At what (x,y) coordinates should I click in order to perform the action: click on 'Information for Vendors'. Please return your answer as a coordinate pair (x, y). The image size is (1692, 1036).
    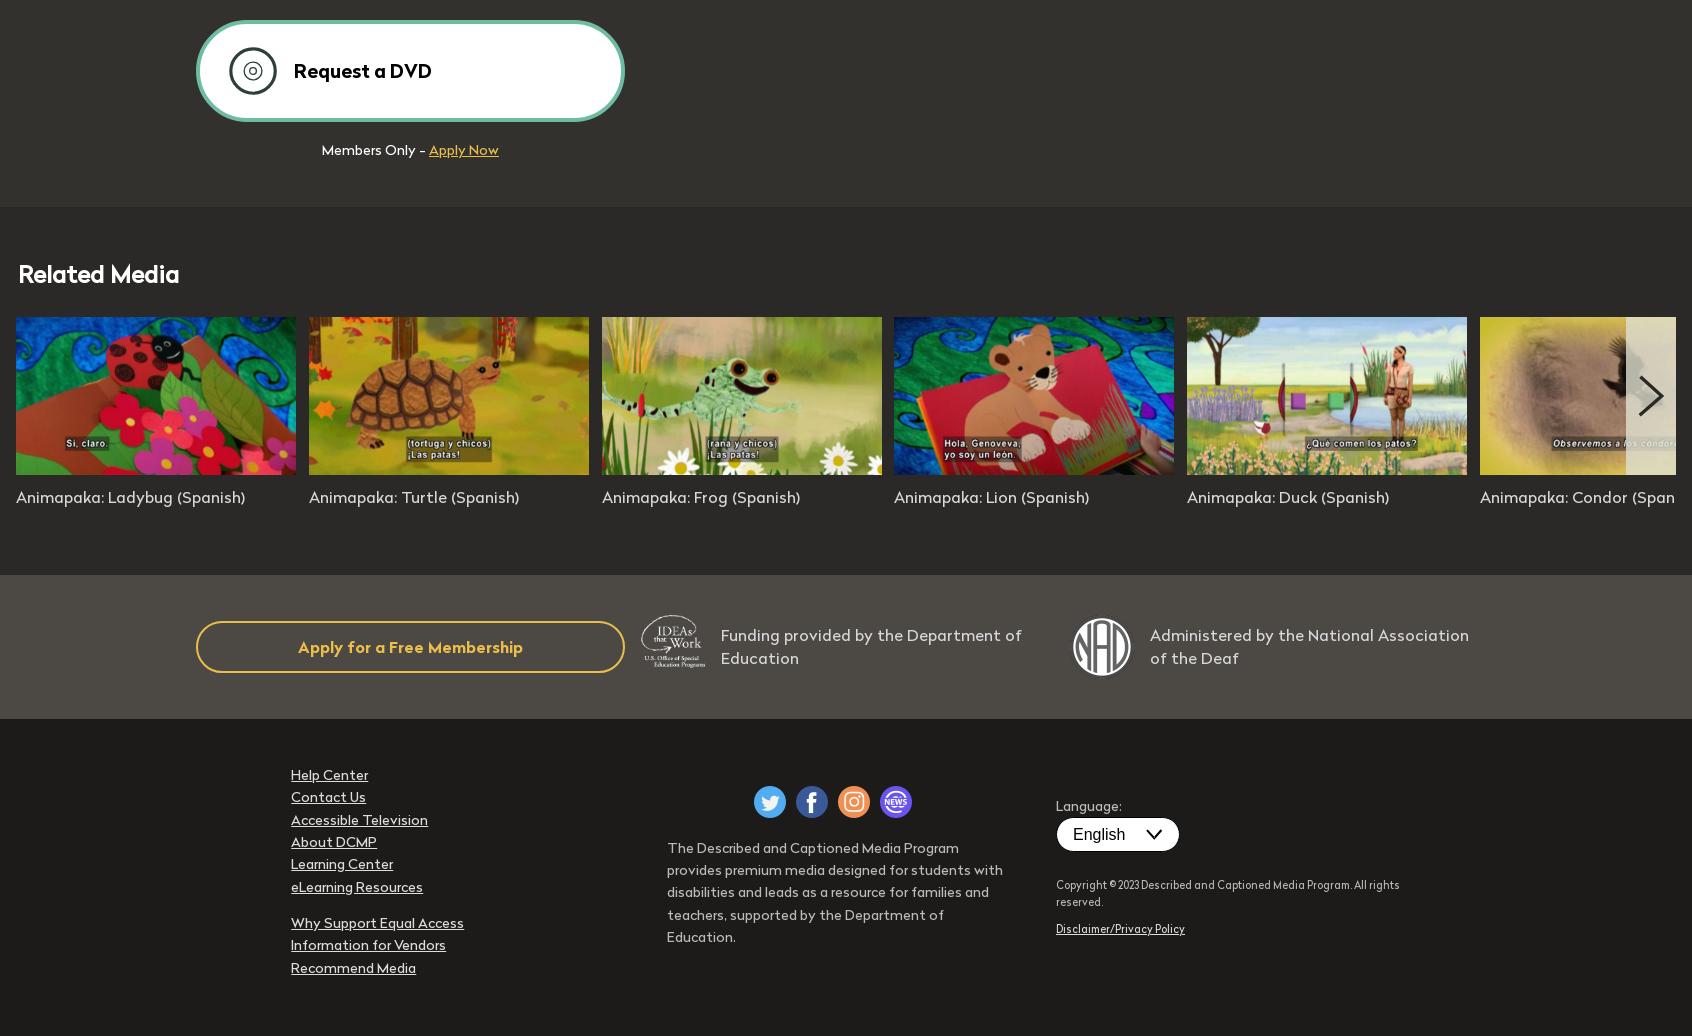
    Looking at the image, I should click on (290, 945).